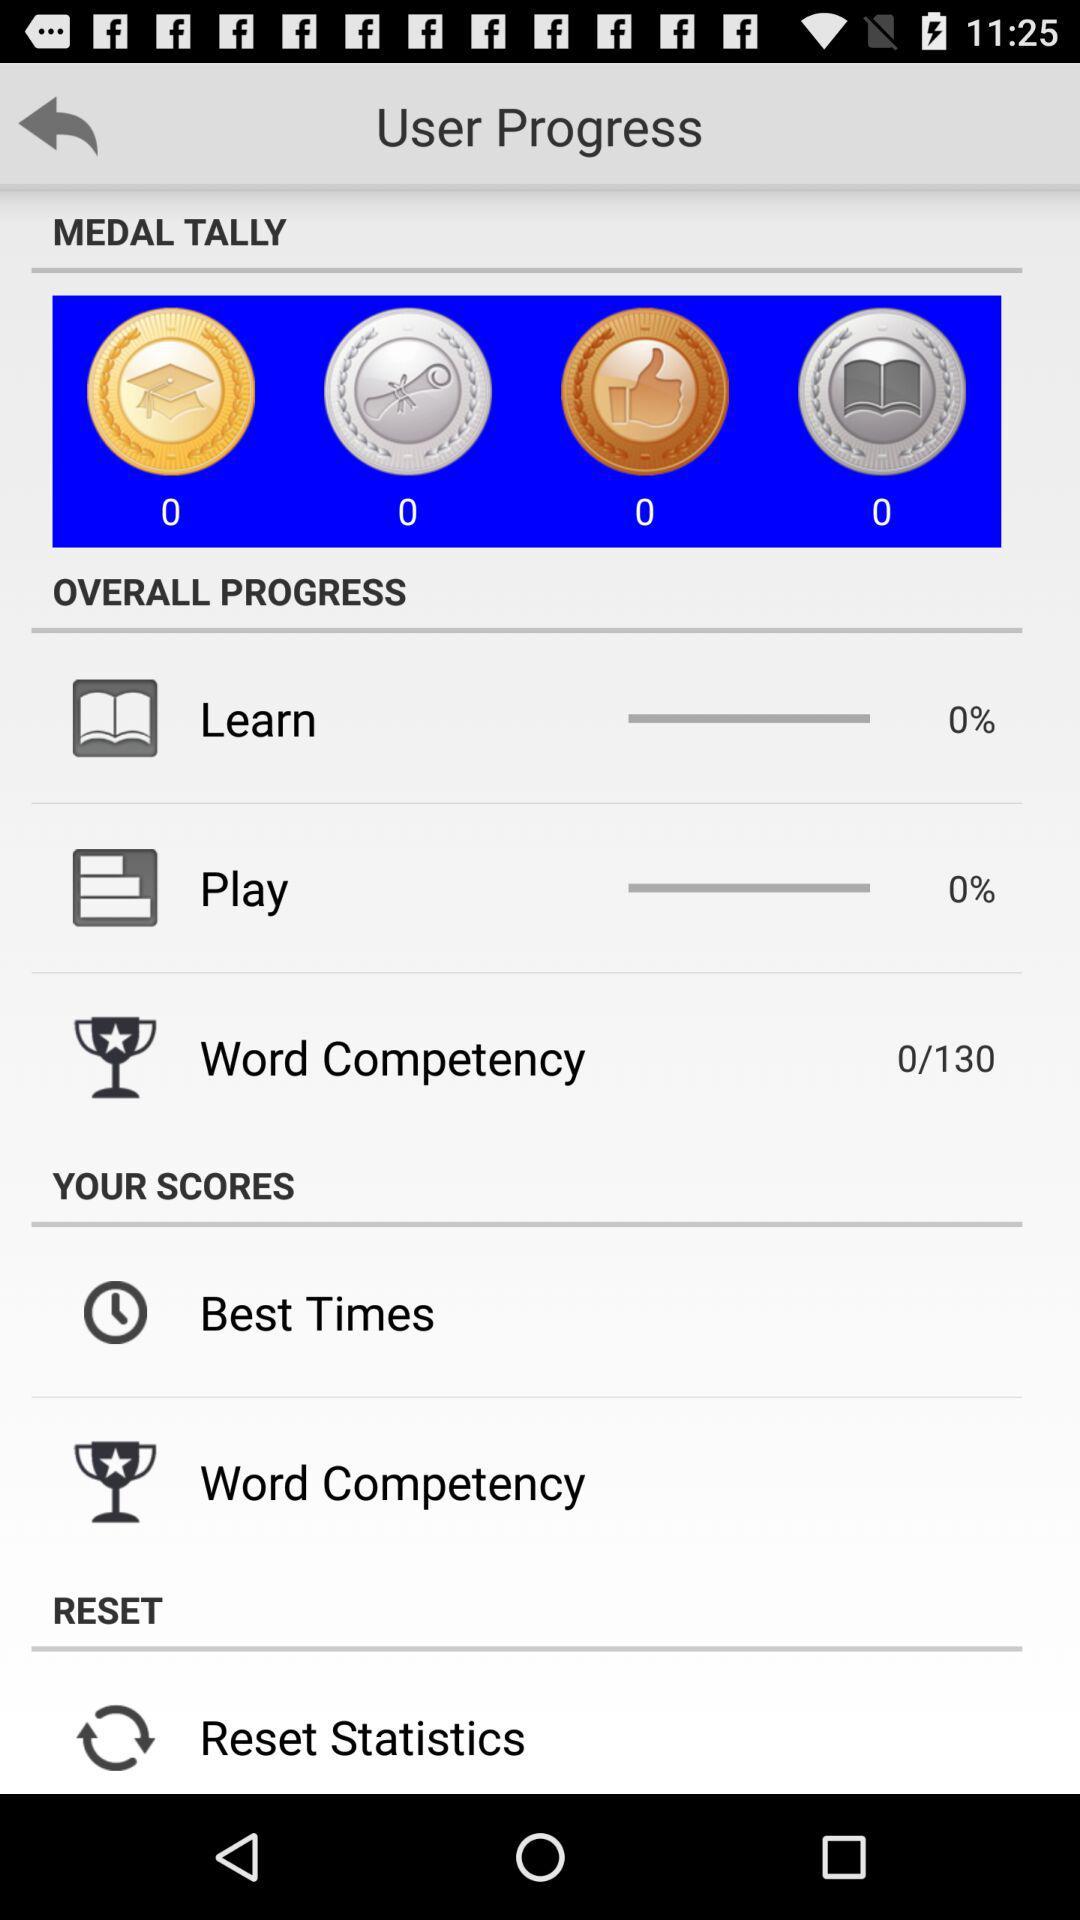 The image size is (1080, 1920). Describe the element at coordinates (243, 886) in the screenshot. I see `item below learn item` at that location.